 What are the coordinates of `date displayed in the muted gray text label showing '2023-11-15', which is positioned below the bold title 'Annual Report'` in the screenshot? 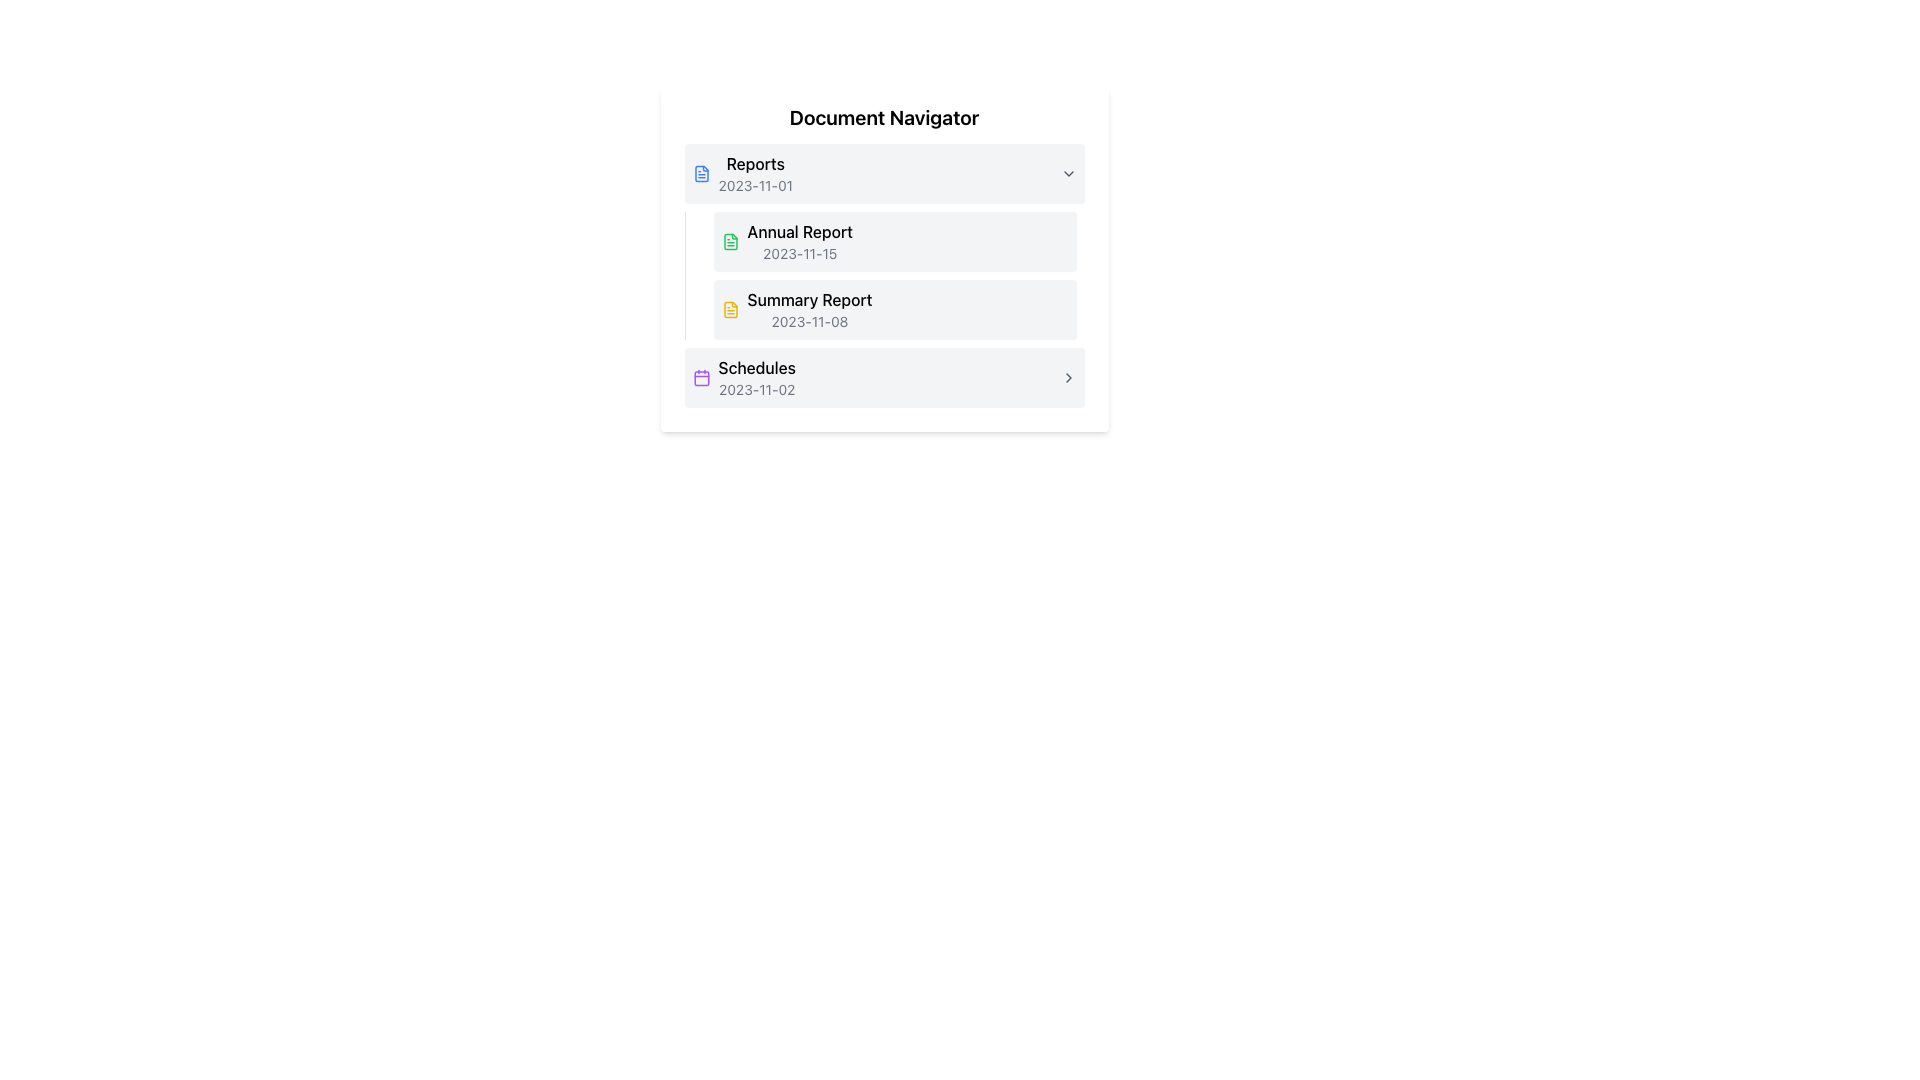 It's located at (800, 253).